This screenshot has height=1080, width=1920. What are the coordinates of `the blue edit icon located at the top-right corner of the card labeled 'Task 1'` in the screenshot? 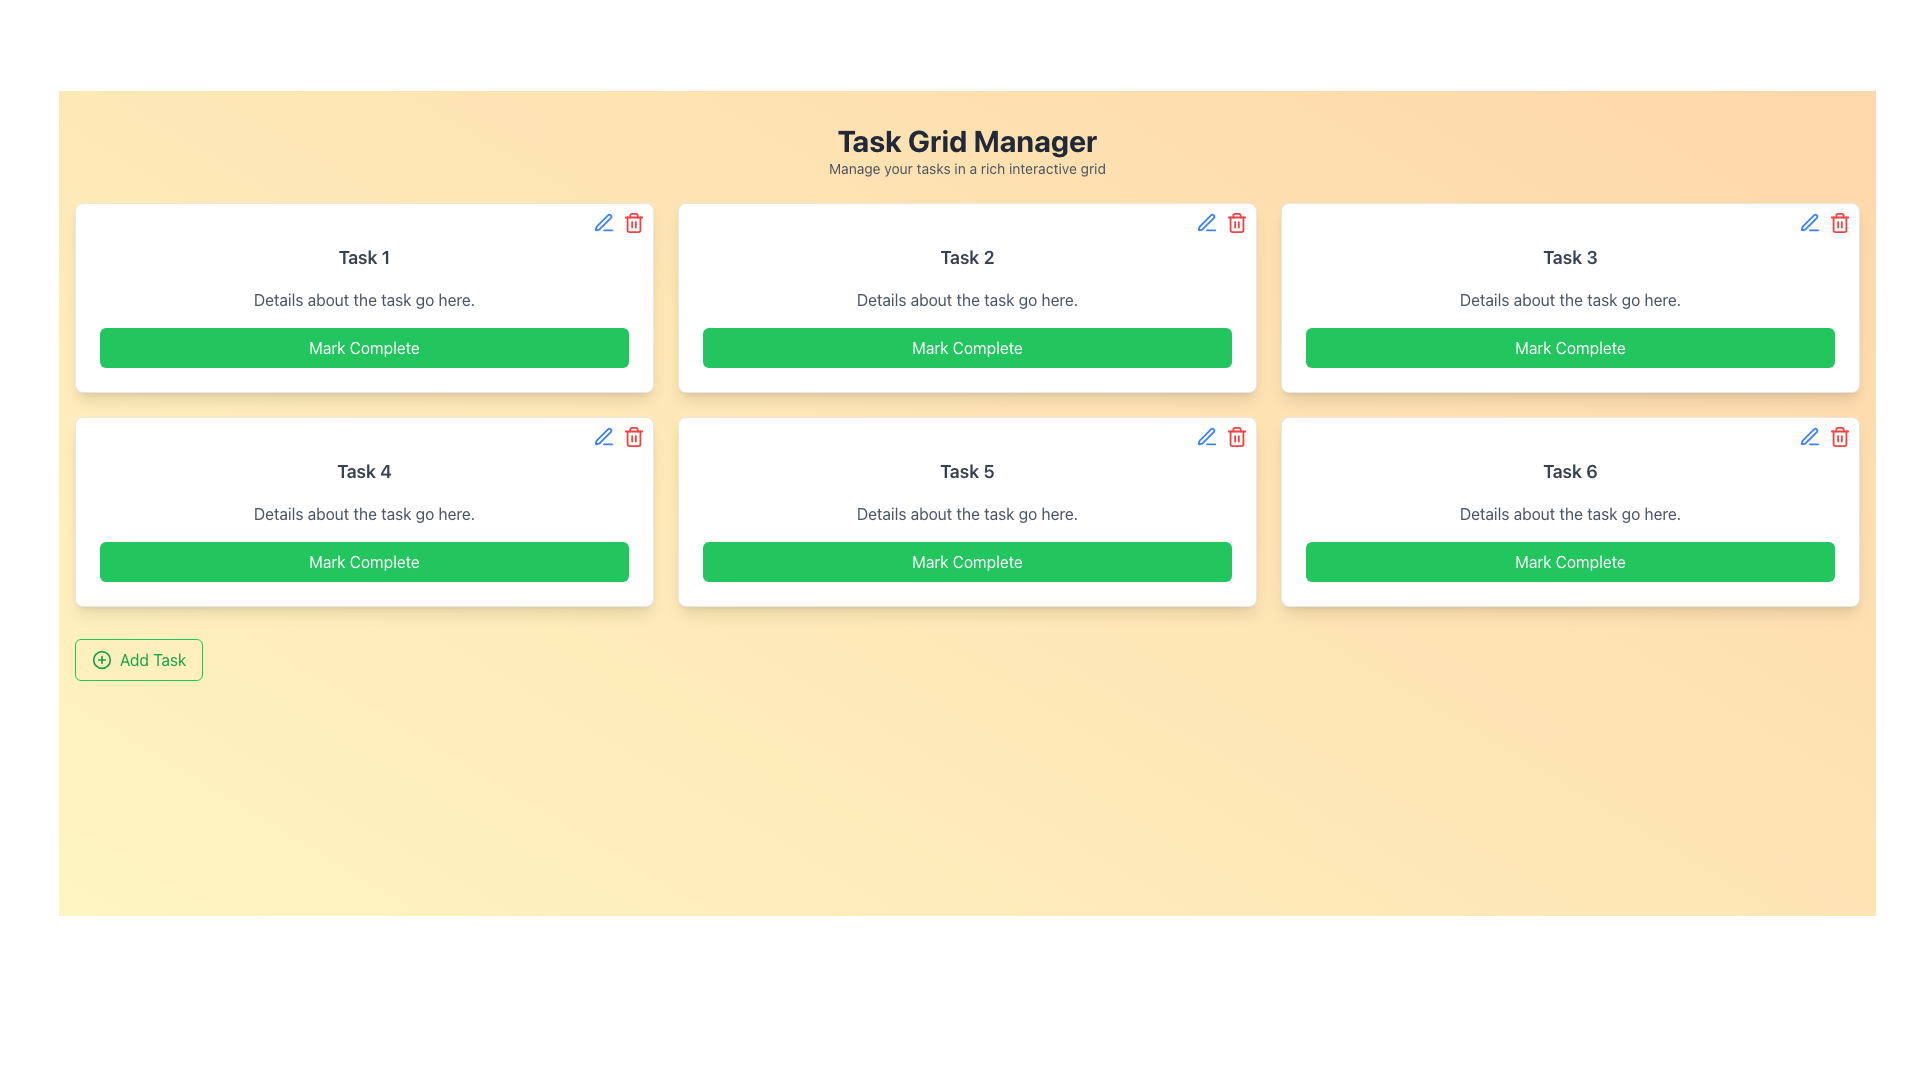 It's located at (618, 223).